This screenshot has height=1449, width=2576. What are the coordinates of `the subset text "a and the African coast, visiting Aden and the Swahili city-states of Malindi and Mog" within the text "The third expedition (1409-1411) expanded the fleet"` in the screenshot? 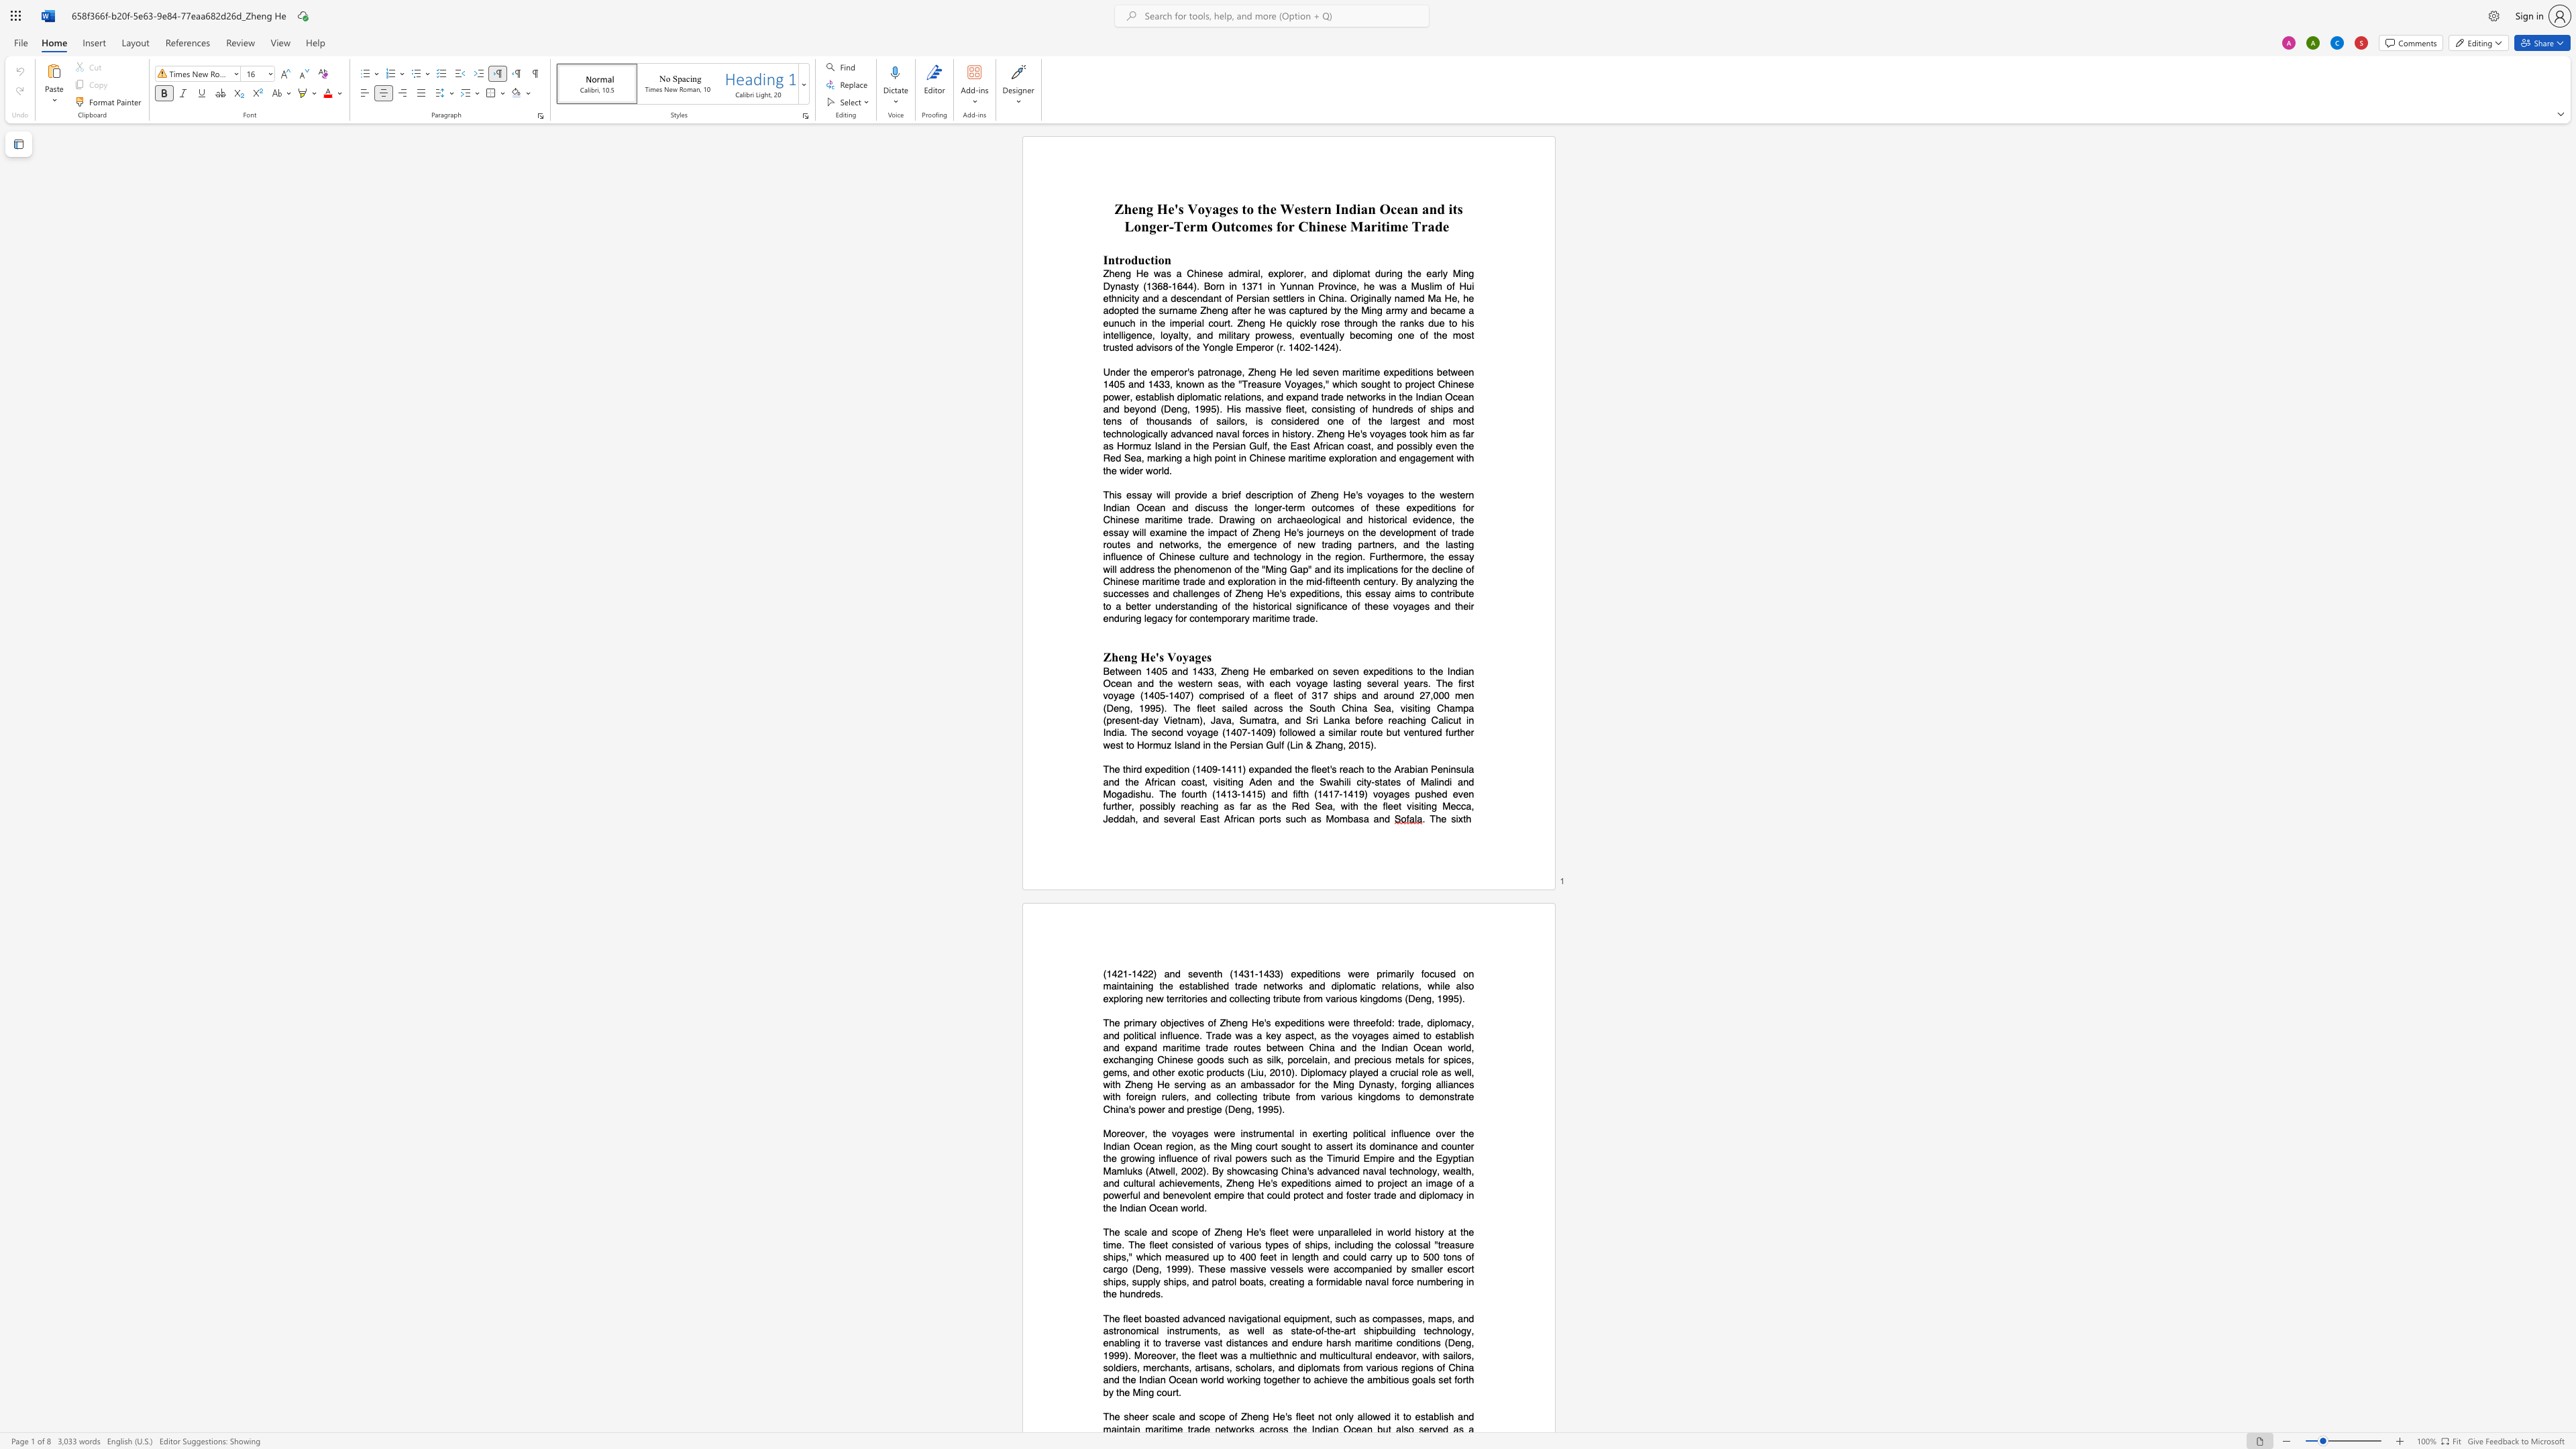 It's located at (1468, 769).